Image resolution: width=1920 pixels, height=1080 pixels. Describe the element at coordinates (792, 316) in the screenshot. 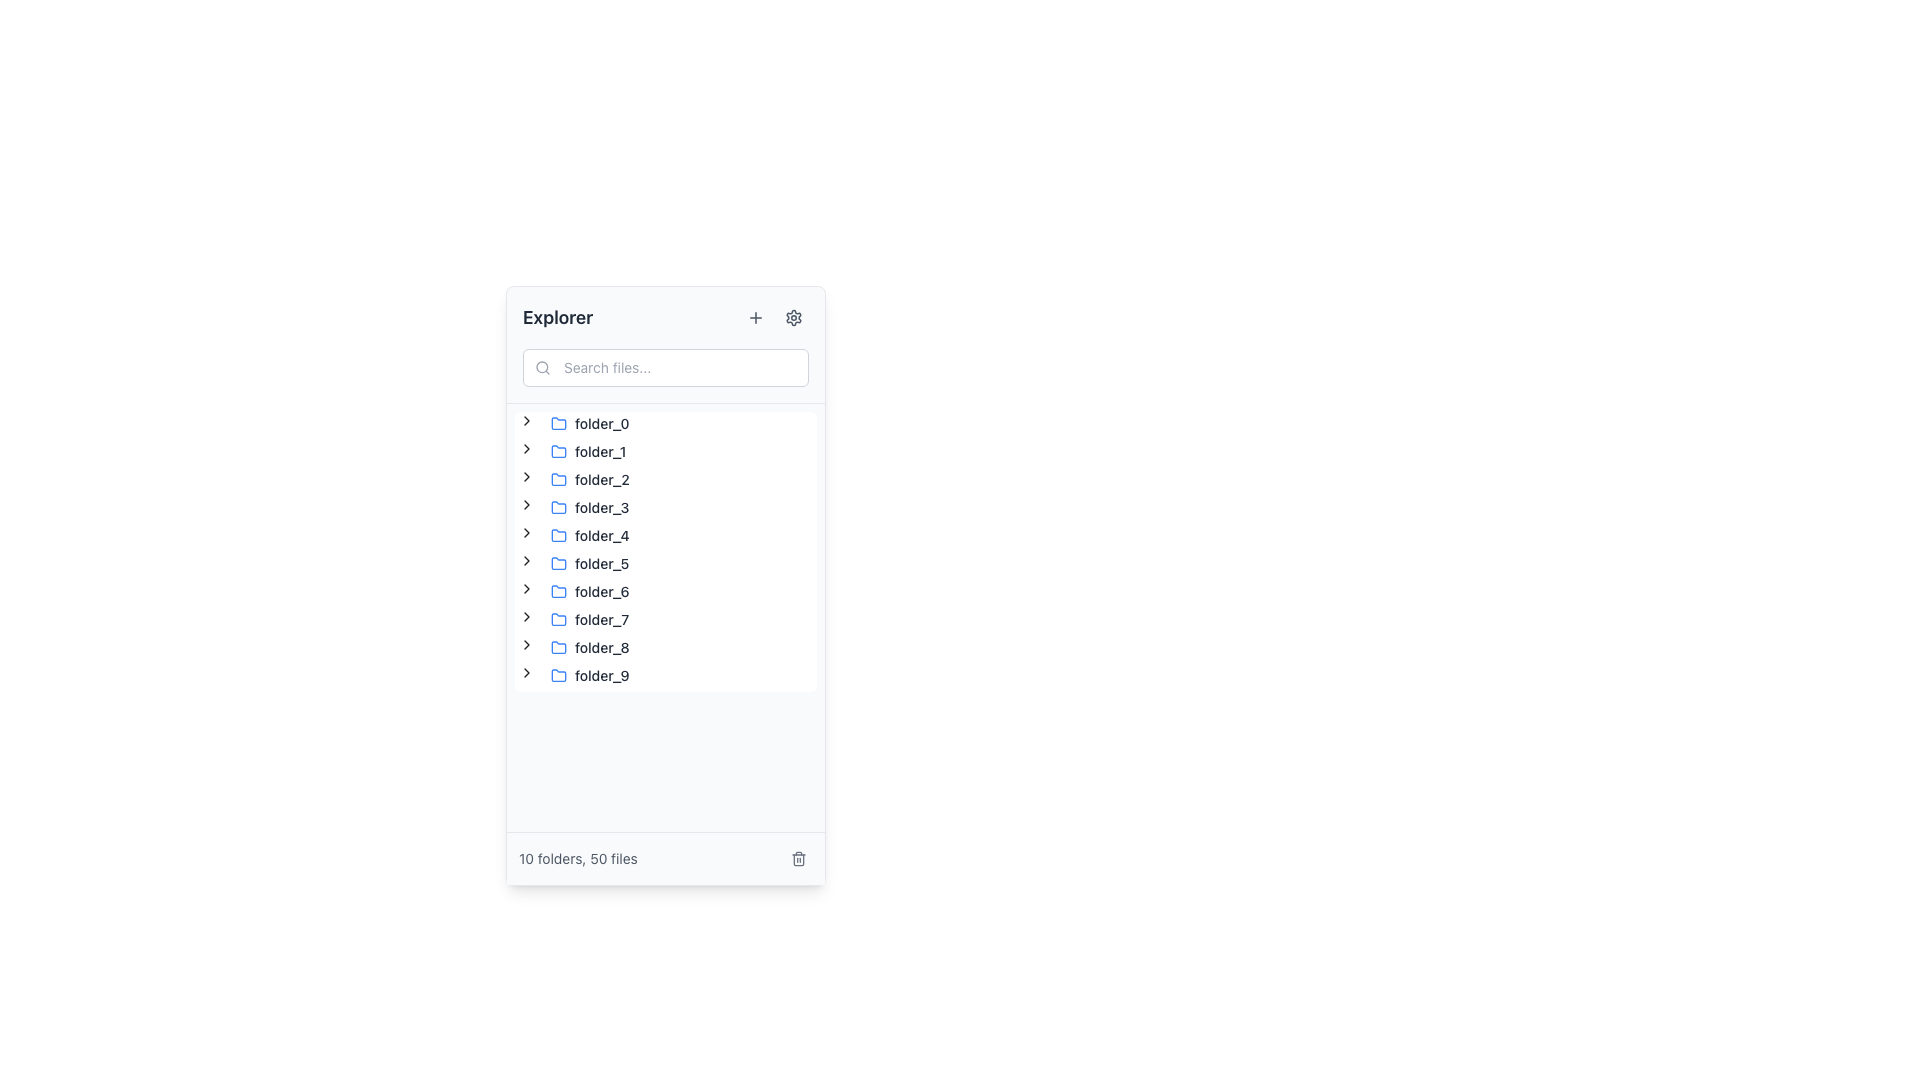

I see `the gear icon located in the top-right segment of the interface to invoke settings` at that location.